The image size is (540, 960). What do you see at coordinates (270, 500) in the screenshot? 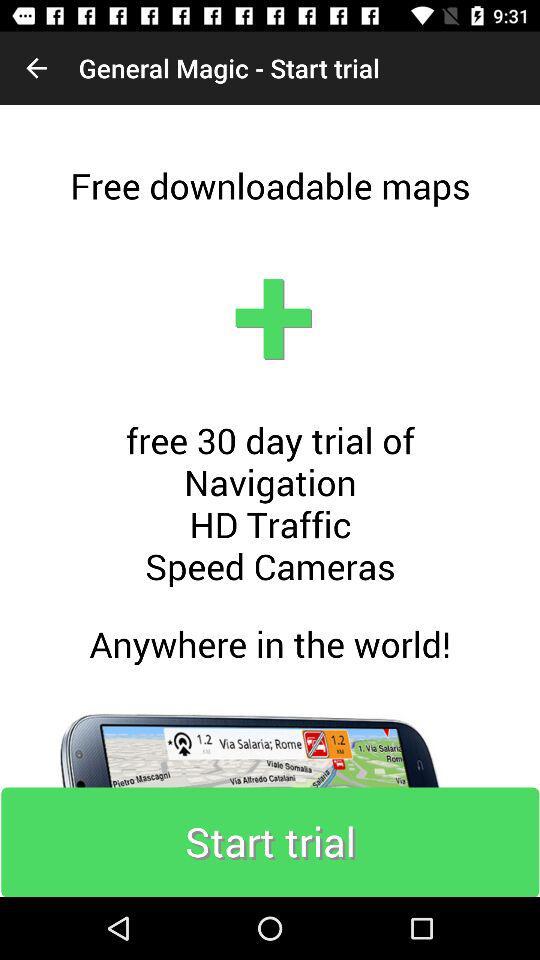
I see `advertisement page` at bounding box center [270, 500].